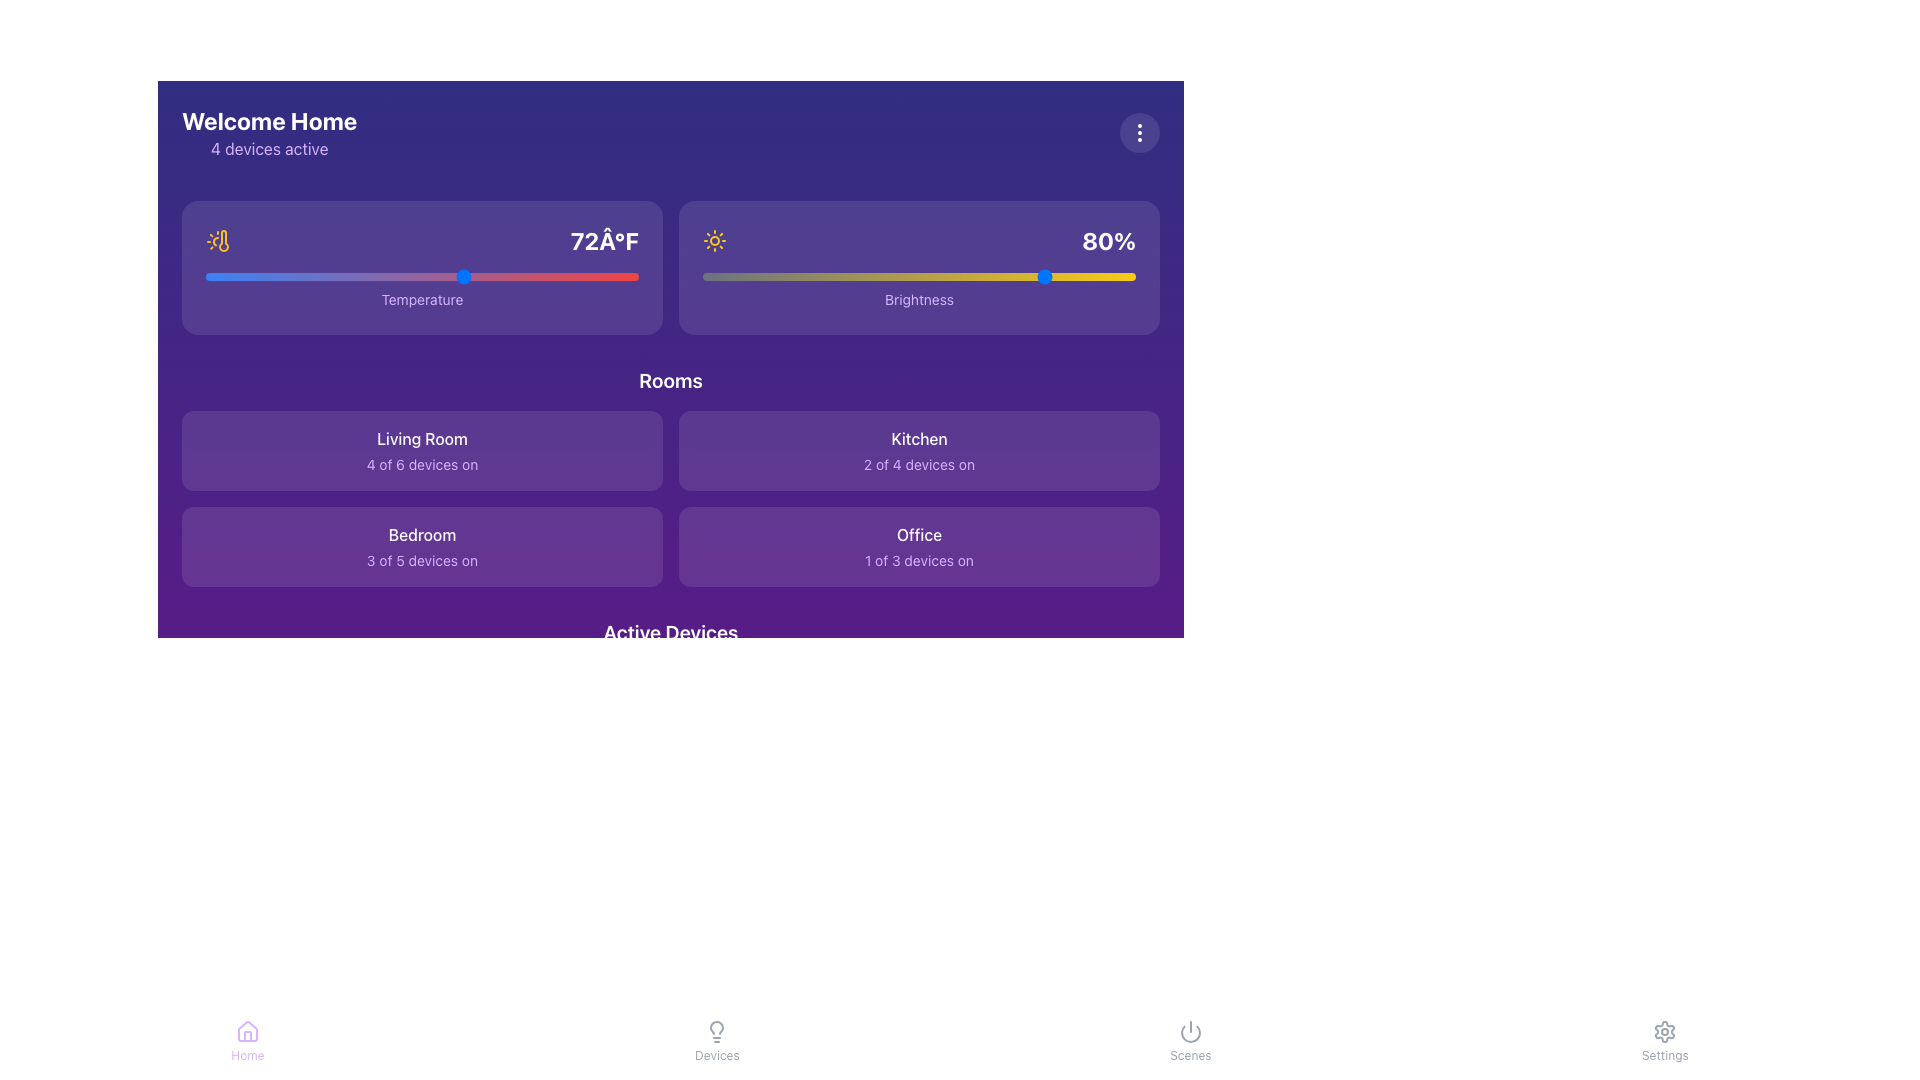 Image resolution: width=1920 pixels, height=1080 pixels. I want to click on the card UI component labeled 'Bedroom', which is the third card in a two-column grid layout under the 'Rooms' heading, so click(421, 547).